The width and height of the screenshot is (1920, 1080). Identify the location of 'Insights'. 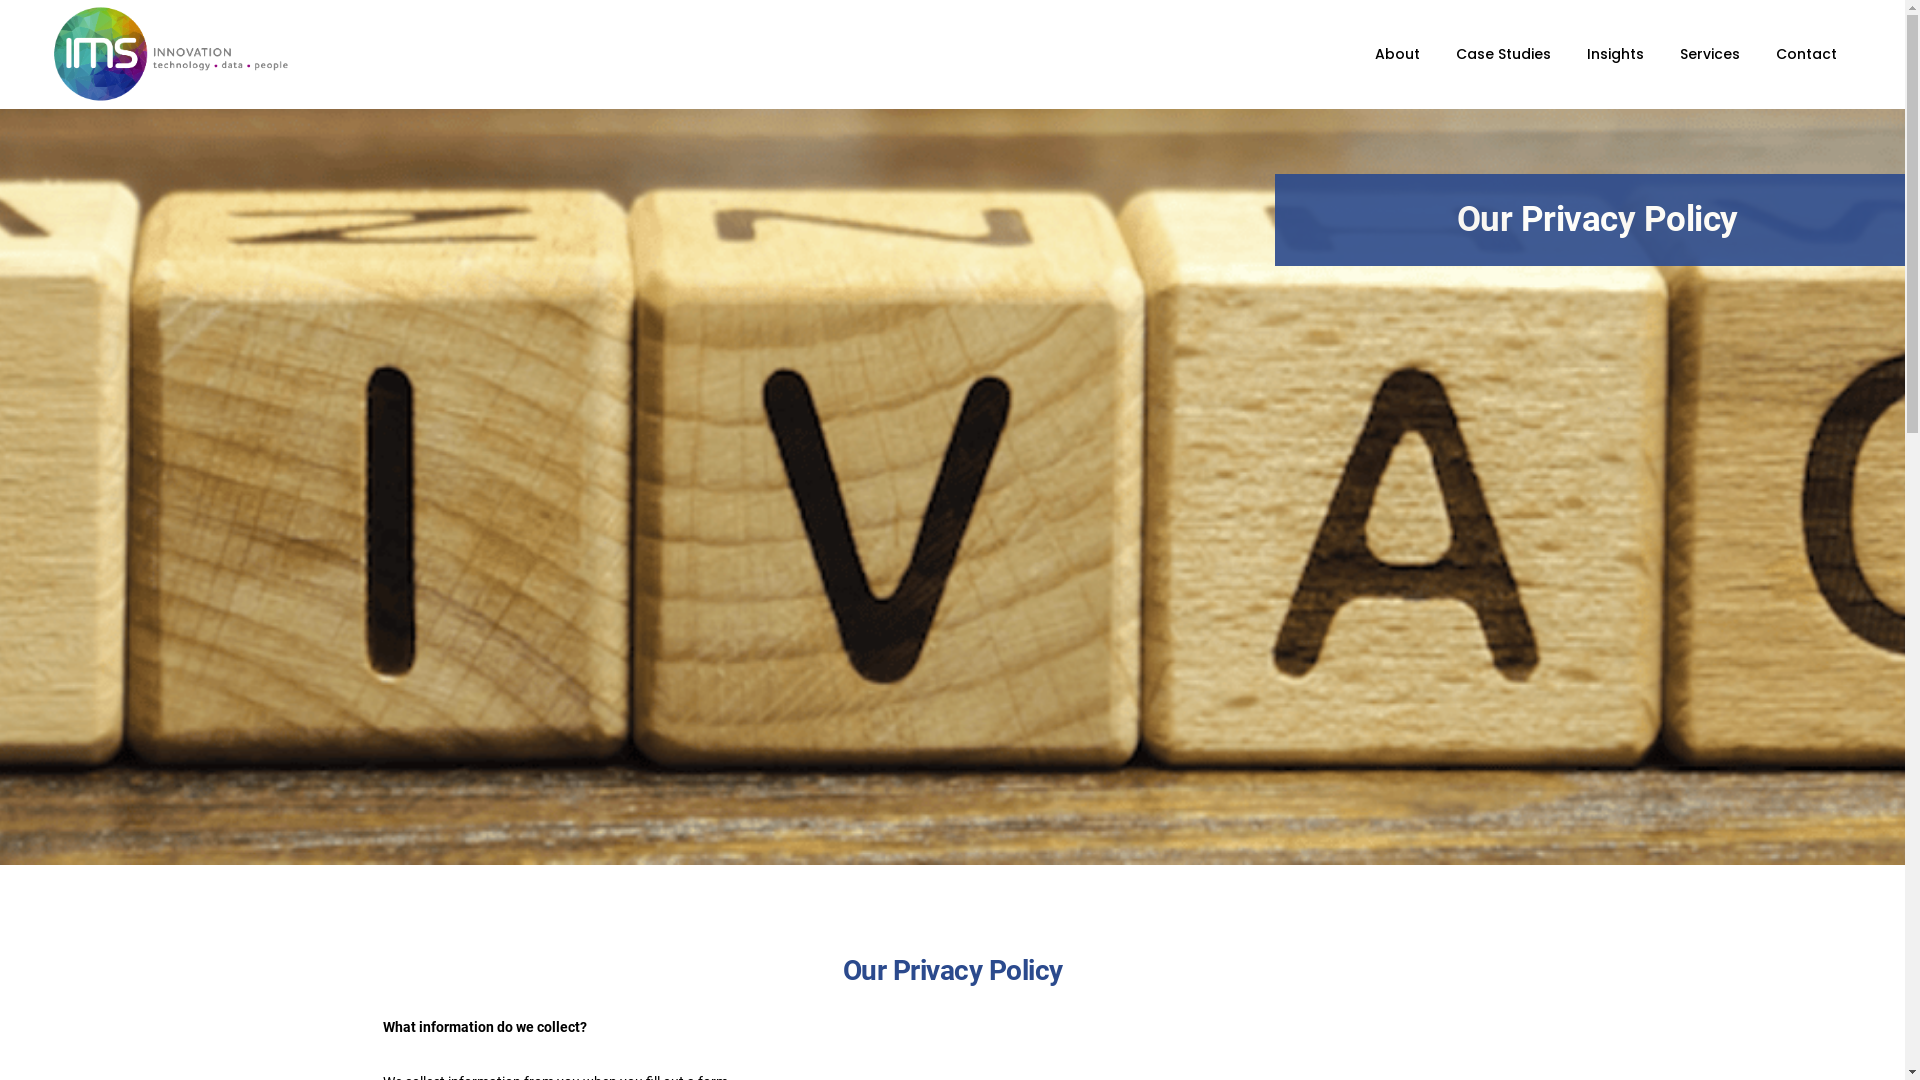
(1615, 53).